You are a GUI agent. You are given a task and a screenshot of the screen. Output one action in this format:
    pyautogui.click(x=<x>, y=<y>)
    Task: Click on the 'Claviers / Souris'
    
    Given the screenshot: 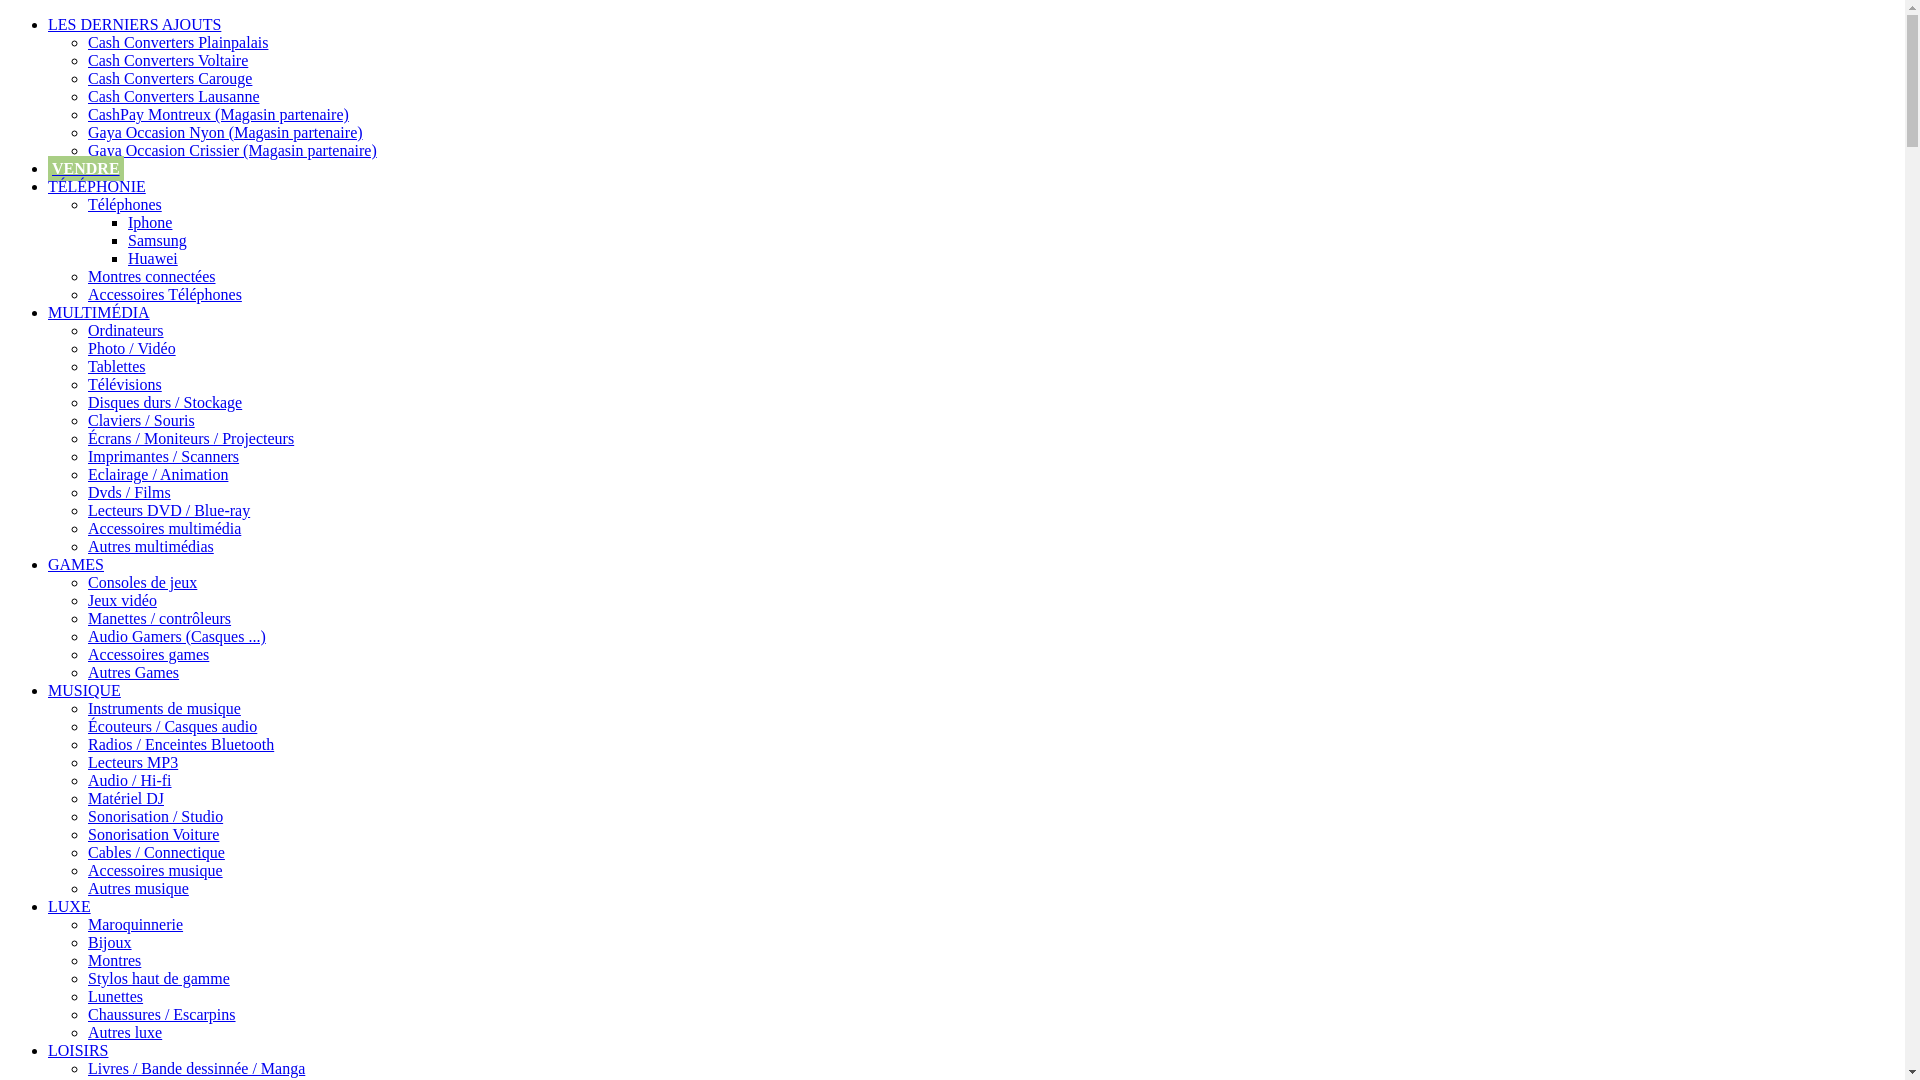 What is the action you would take?
    pyautogui.click(x=86, y=419)
    